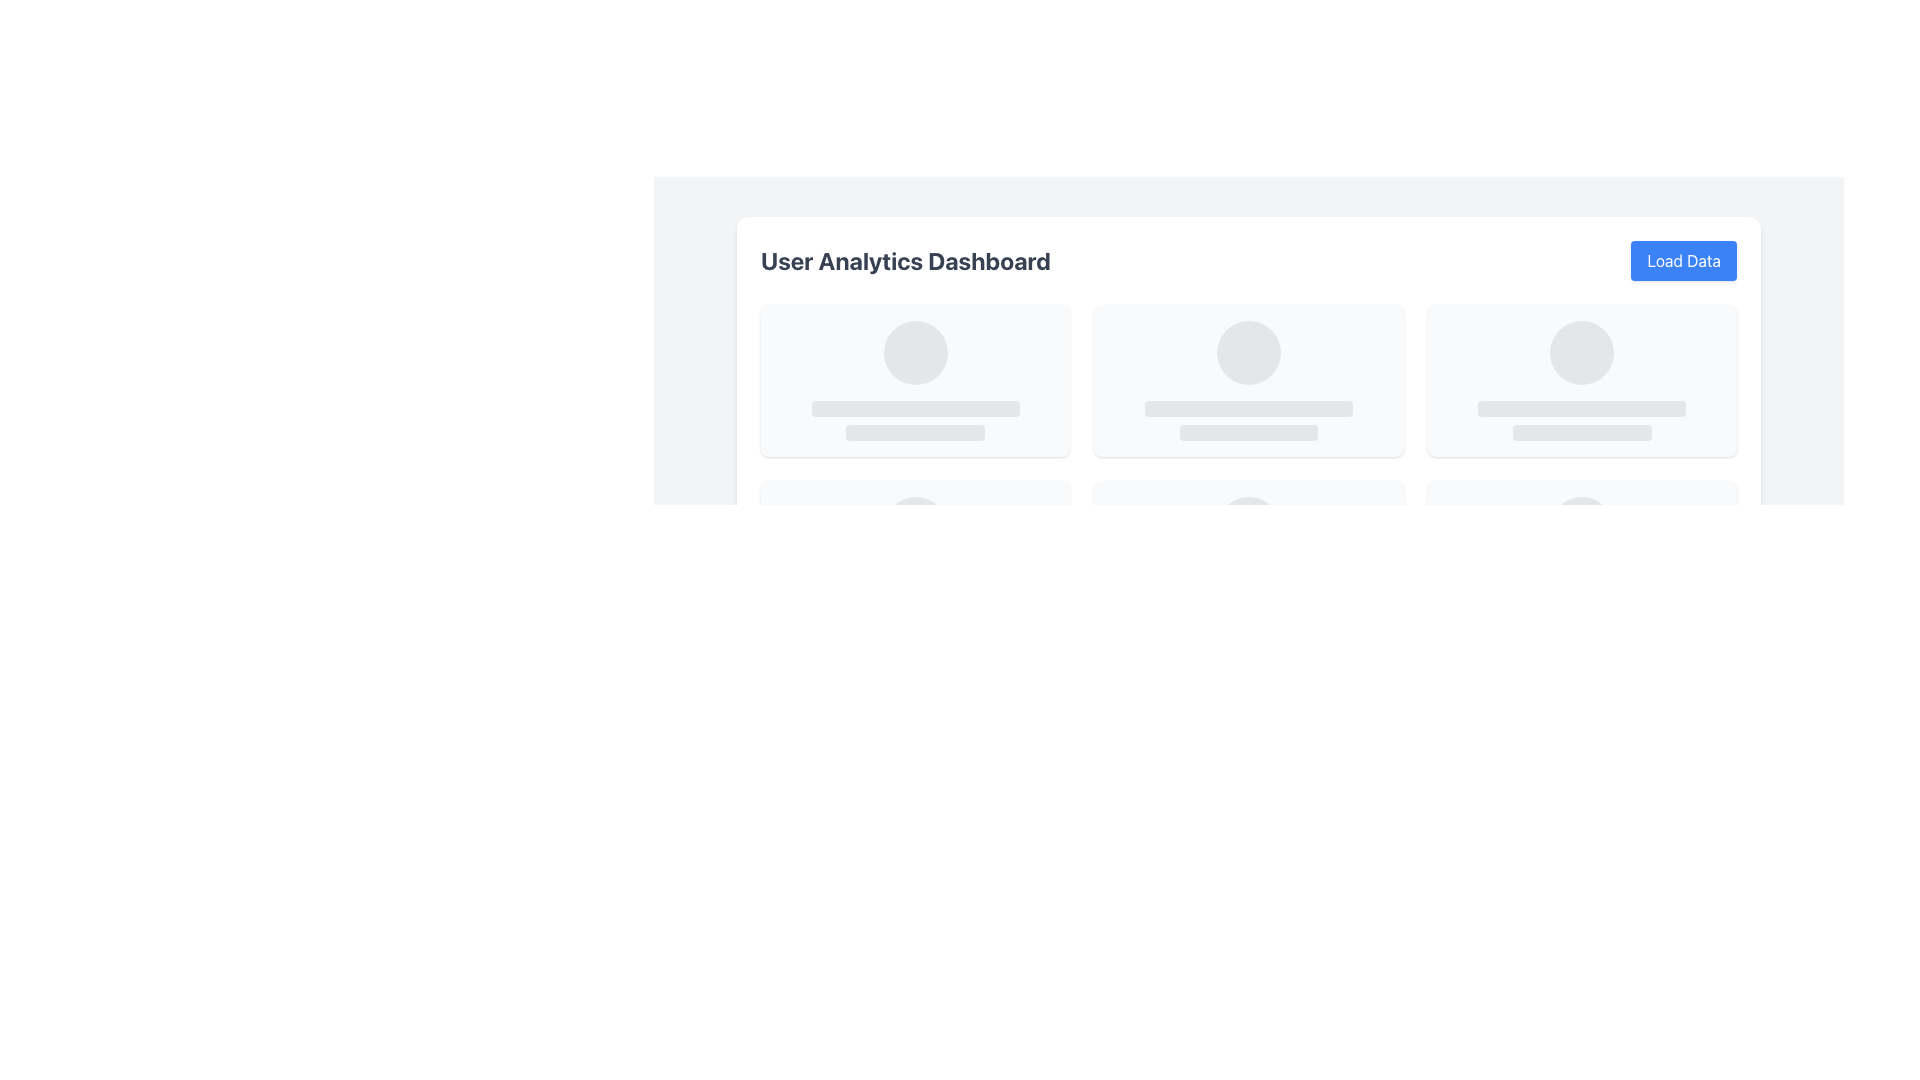 Image resolution: width=1920 pixels, height=1080 pixels. What do you see at coordinates (1247, 381) in the screenshot?
I see `the user card placeholder element located in the second column of the first row of the grid, which is centrally aligned and positioned between two similar cards` at bounding box center [1247, 381].